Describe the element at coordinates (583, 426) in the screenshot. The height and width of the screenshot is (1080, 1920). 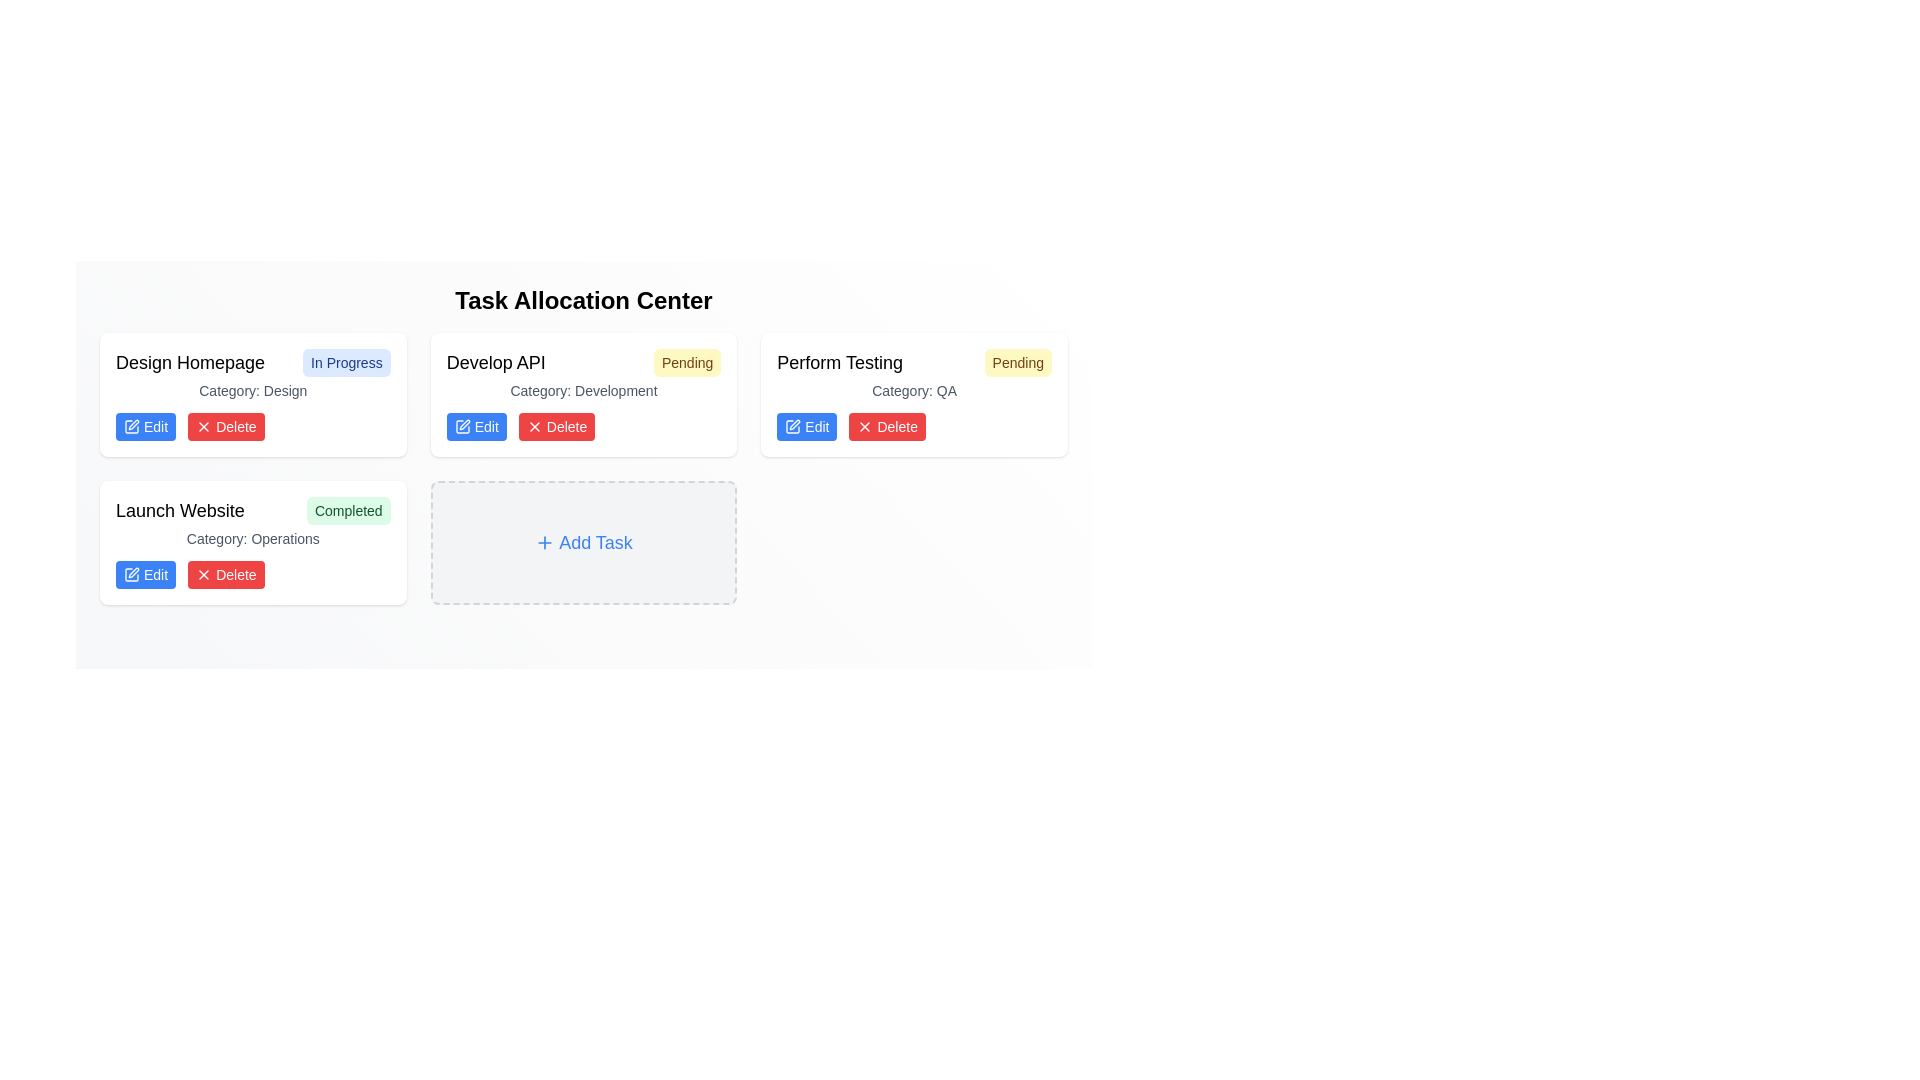
I see `the Delete button located at the bottom of the third card in the first row under the header 'Develop API' which allows for removing the associated card content` at that location.